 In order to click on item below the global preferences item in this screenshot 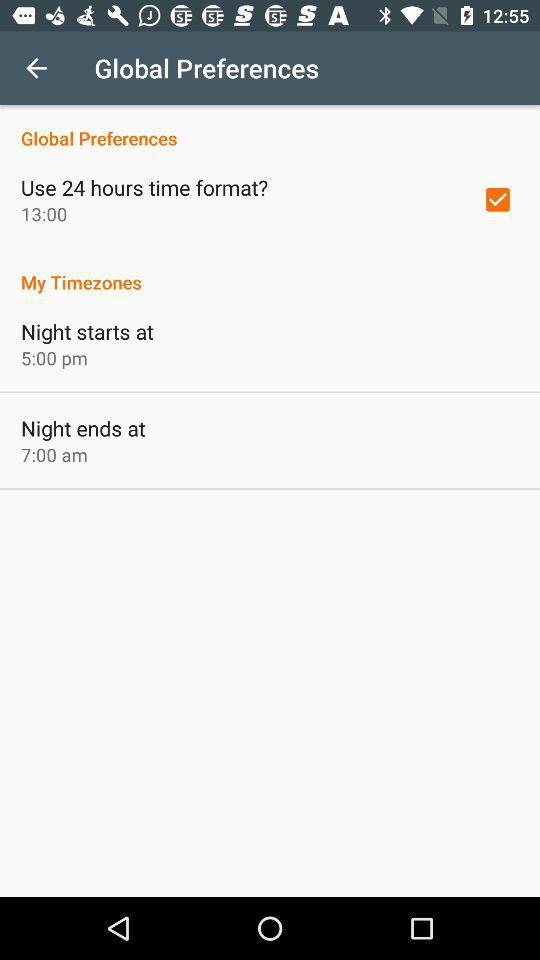, I will do `click(496, 199)`.